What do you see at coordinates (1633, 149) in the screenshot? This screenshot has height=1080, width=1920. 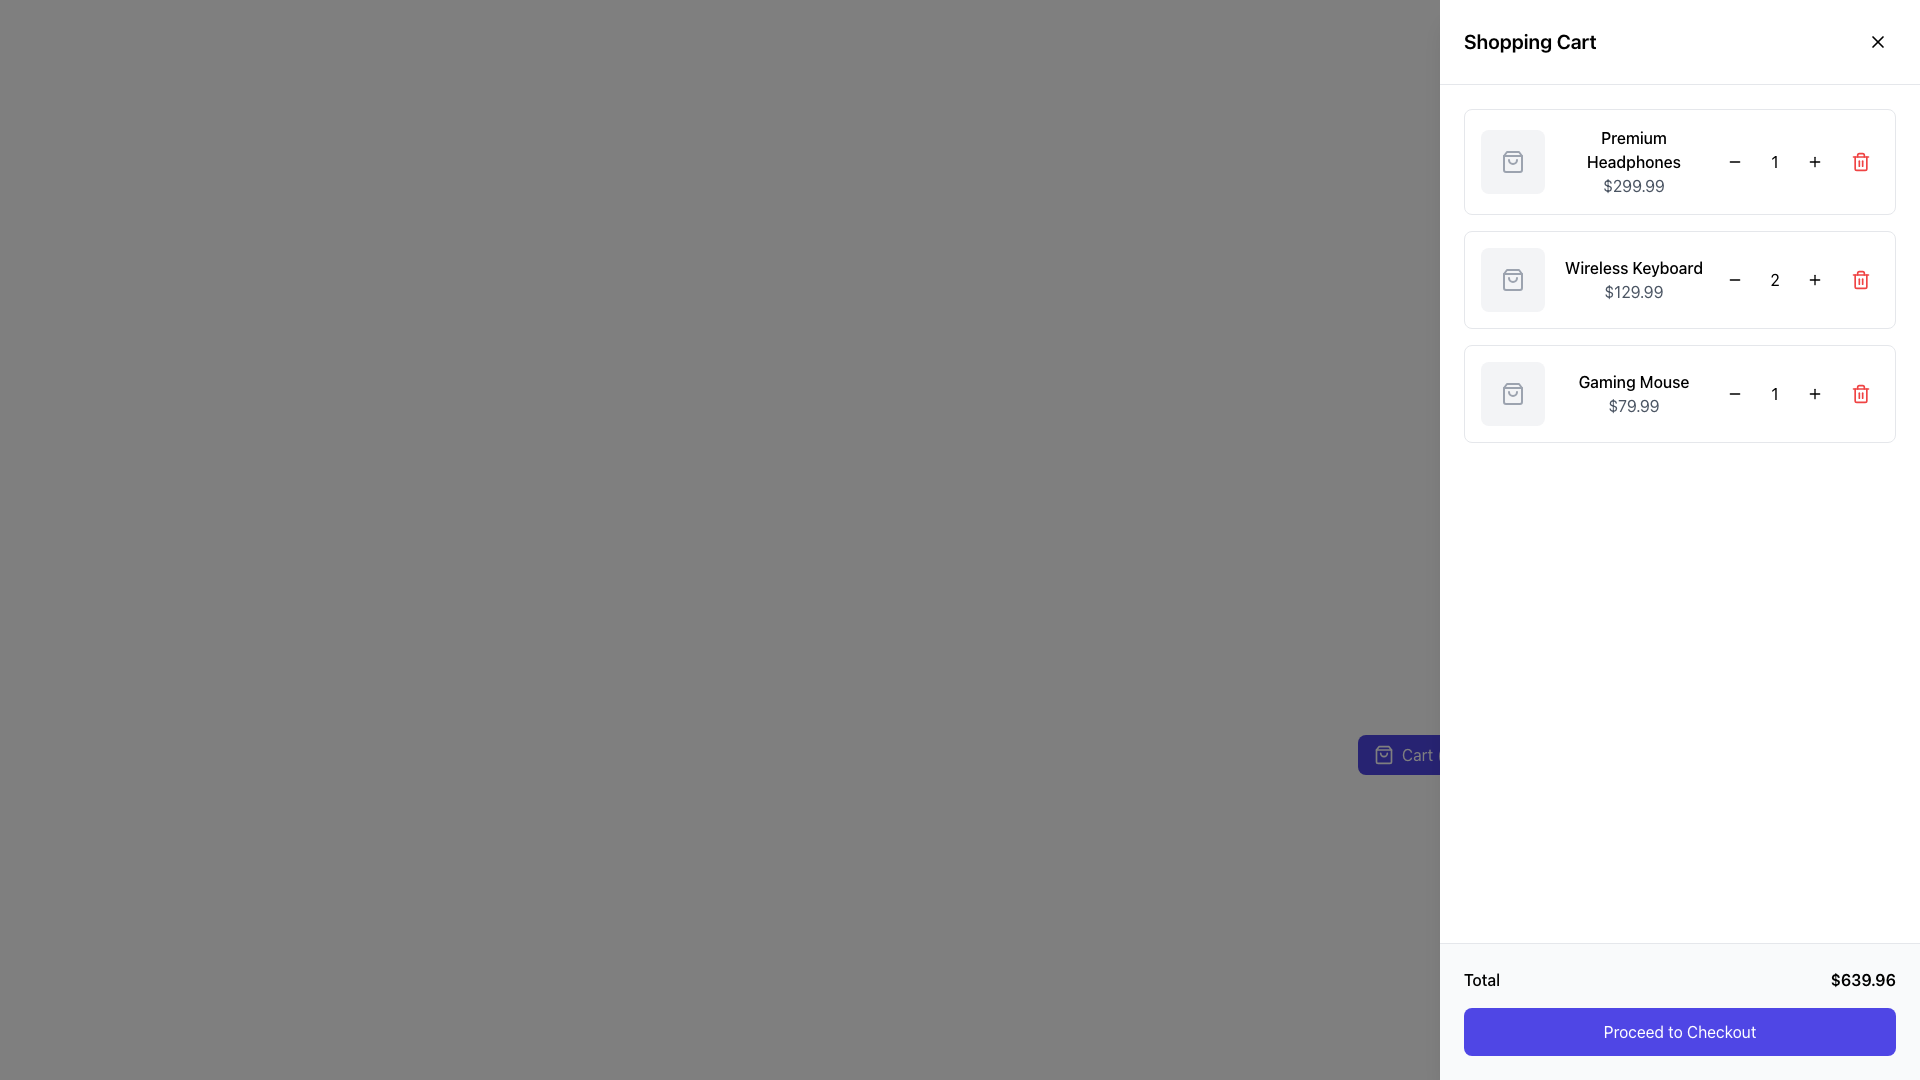 I see `assistive technology` at bounding box center [1633, 149].